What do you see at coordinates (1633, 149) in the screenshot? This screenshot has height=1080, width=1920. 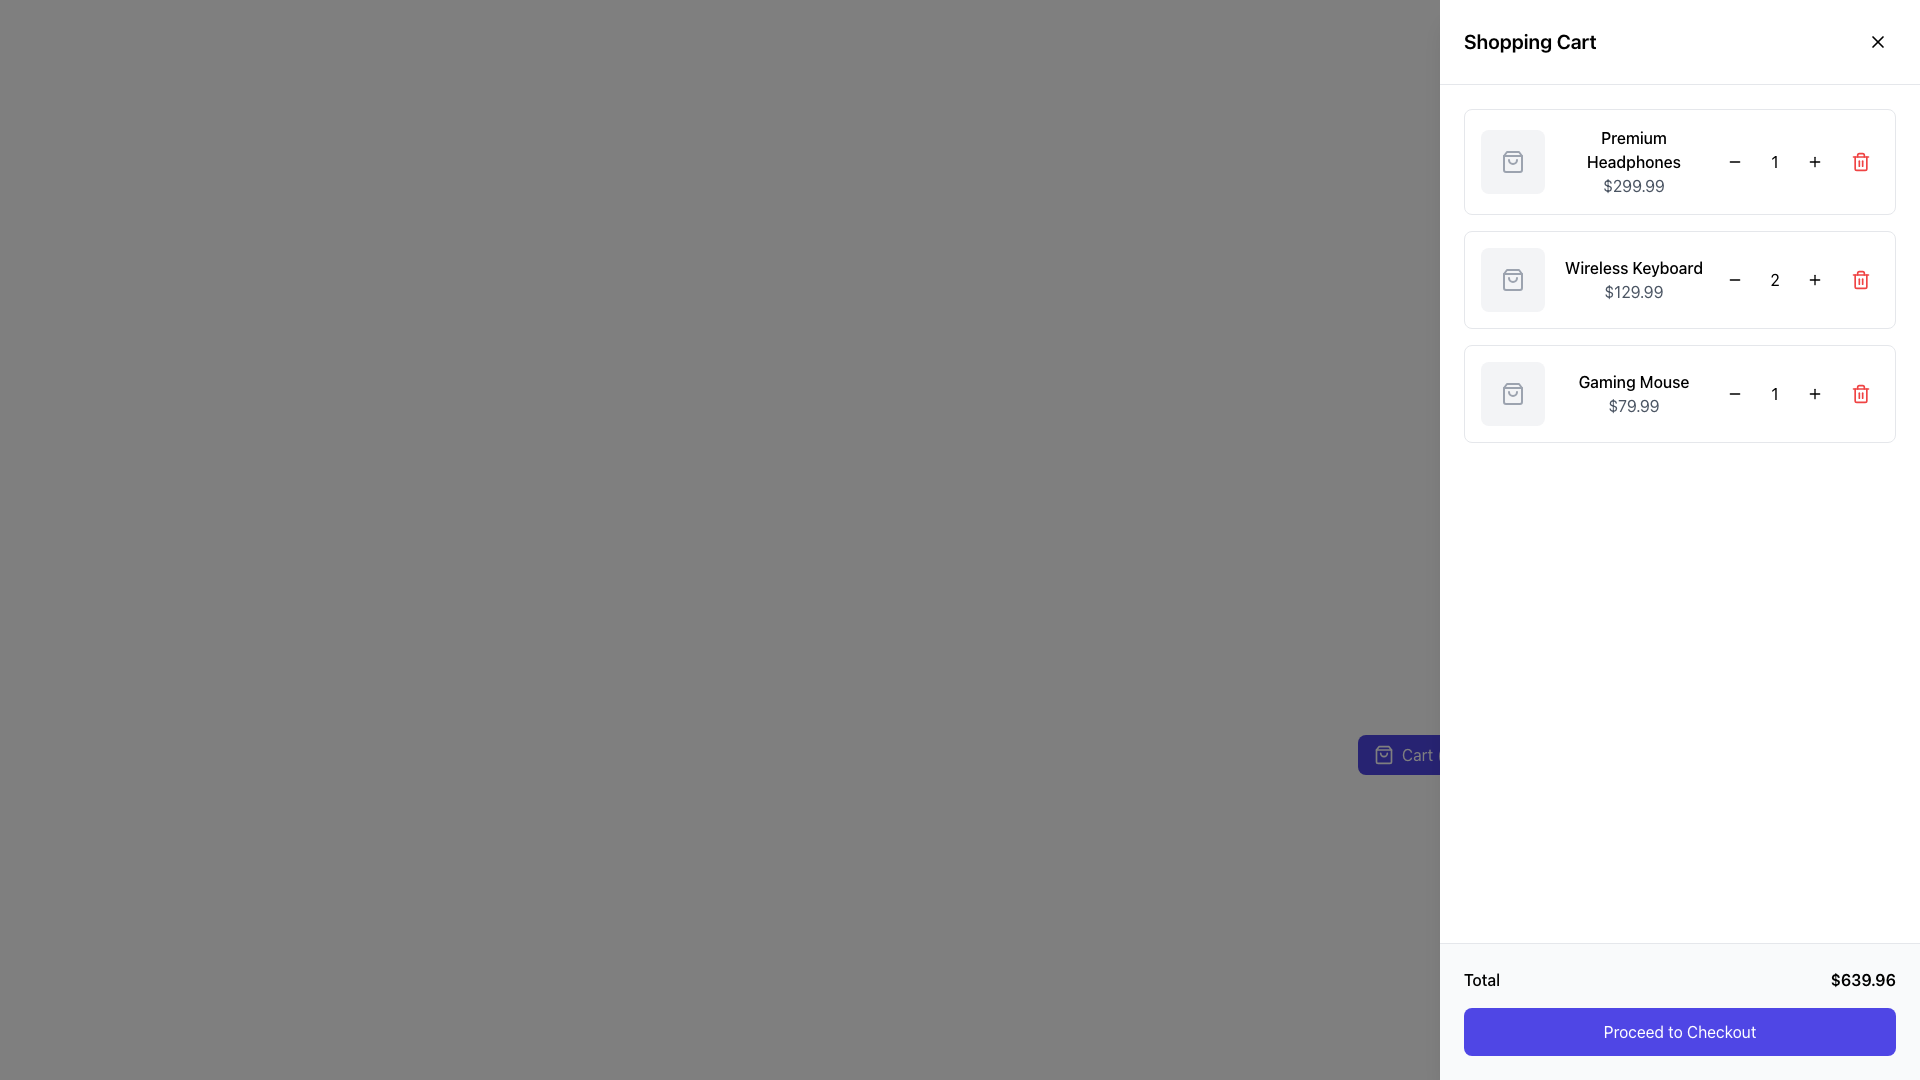 I see `assistive technology` at bounding box center [1633, 149].